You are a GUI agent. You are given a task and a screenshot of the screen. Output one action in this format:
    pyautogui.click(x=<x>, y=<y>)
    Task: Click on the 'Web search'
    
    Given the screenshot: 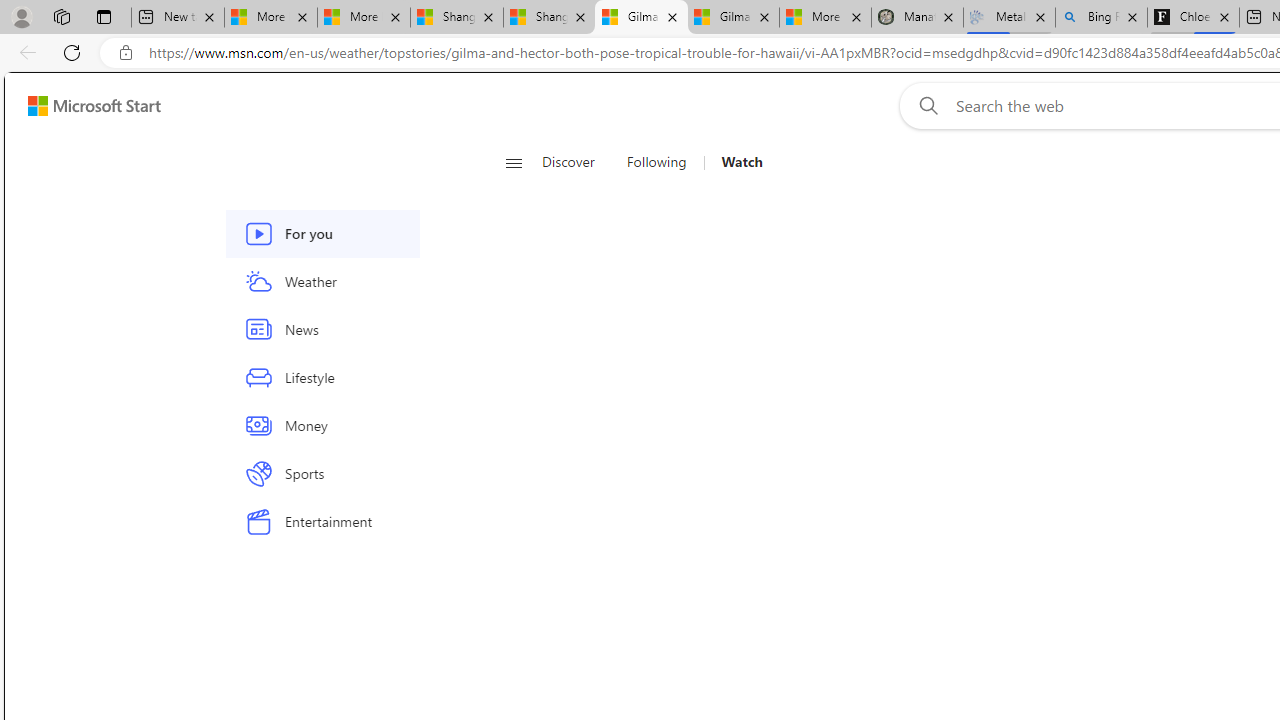 What is the action you would take?
    pyautogui.click(x=923, y=105)
    